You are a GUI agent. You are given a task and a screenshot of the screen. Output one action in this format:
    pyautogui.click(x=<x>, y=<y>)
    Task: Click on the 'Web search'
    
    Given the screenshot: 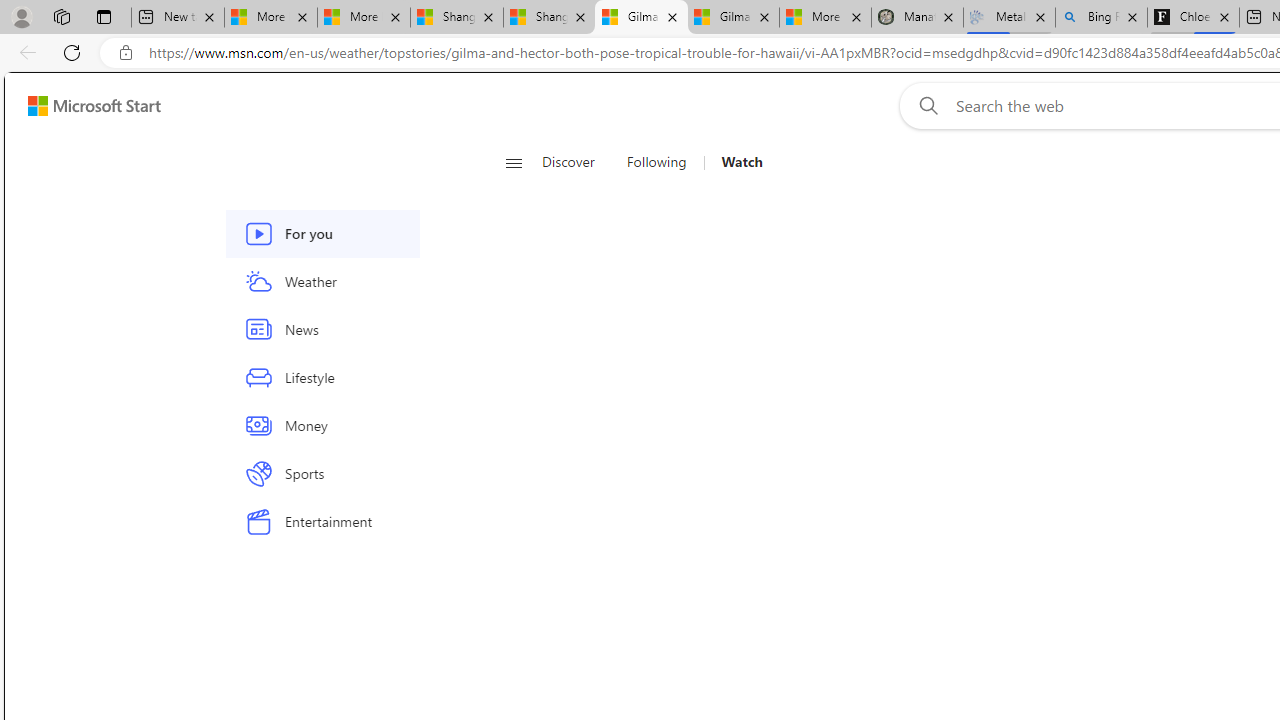 What is the action you would take?
    pyautogui.click(x=923, y=105)
    